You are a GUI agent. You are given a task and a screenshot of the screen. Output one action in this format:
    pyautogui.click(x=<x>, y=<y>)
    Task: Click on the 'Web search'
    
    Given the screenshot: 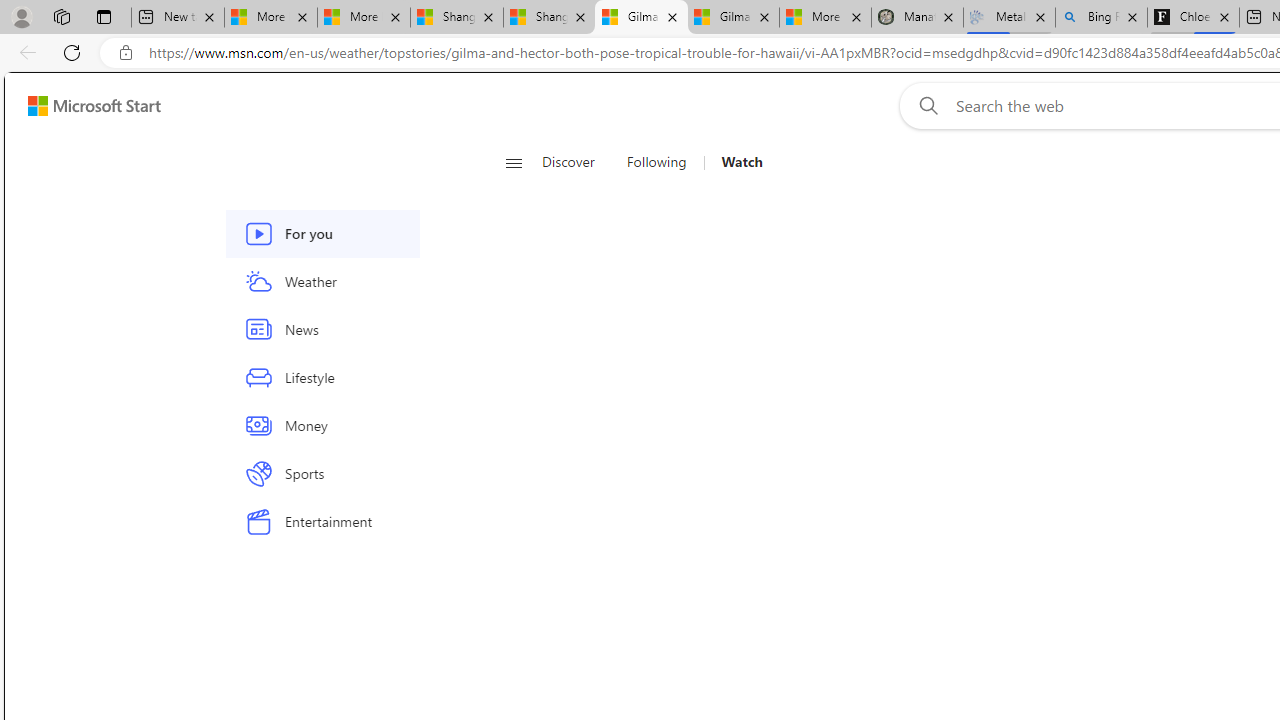 What is the action you would take?
    pyautogui.click(x=923, y=105)
    